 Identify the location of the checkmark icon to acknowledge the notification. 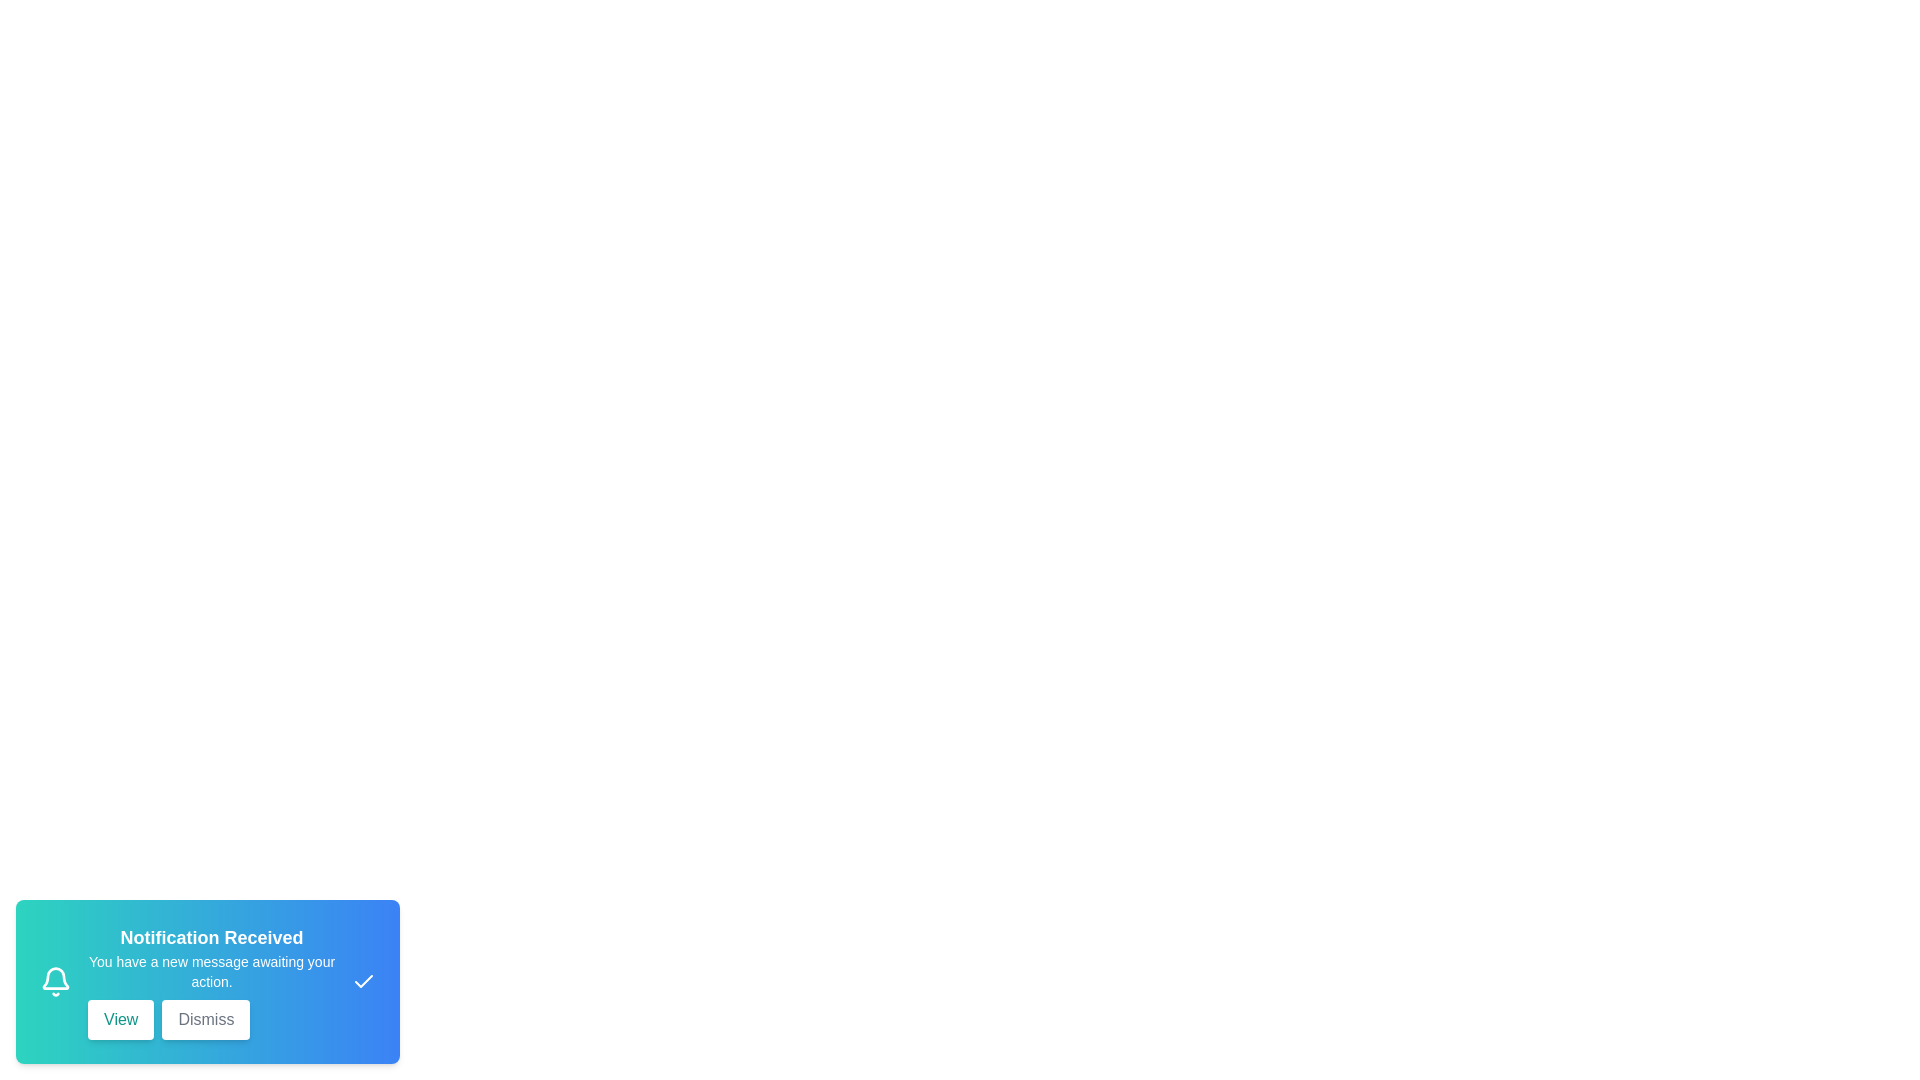
(364, 981).